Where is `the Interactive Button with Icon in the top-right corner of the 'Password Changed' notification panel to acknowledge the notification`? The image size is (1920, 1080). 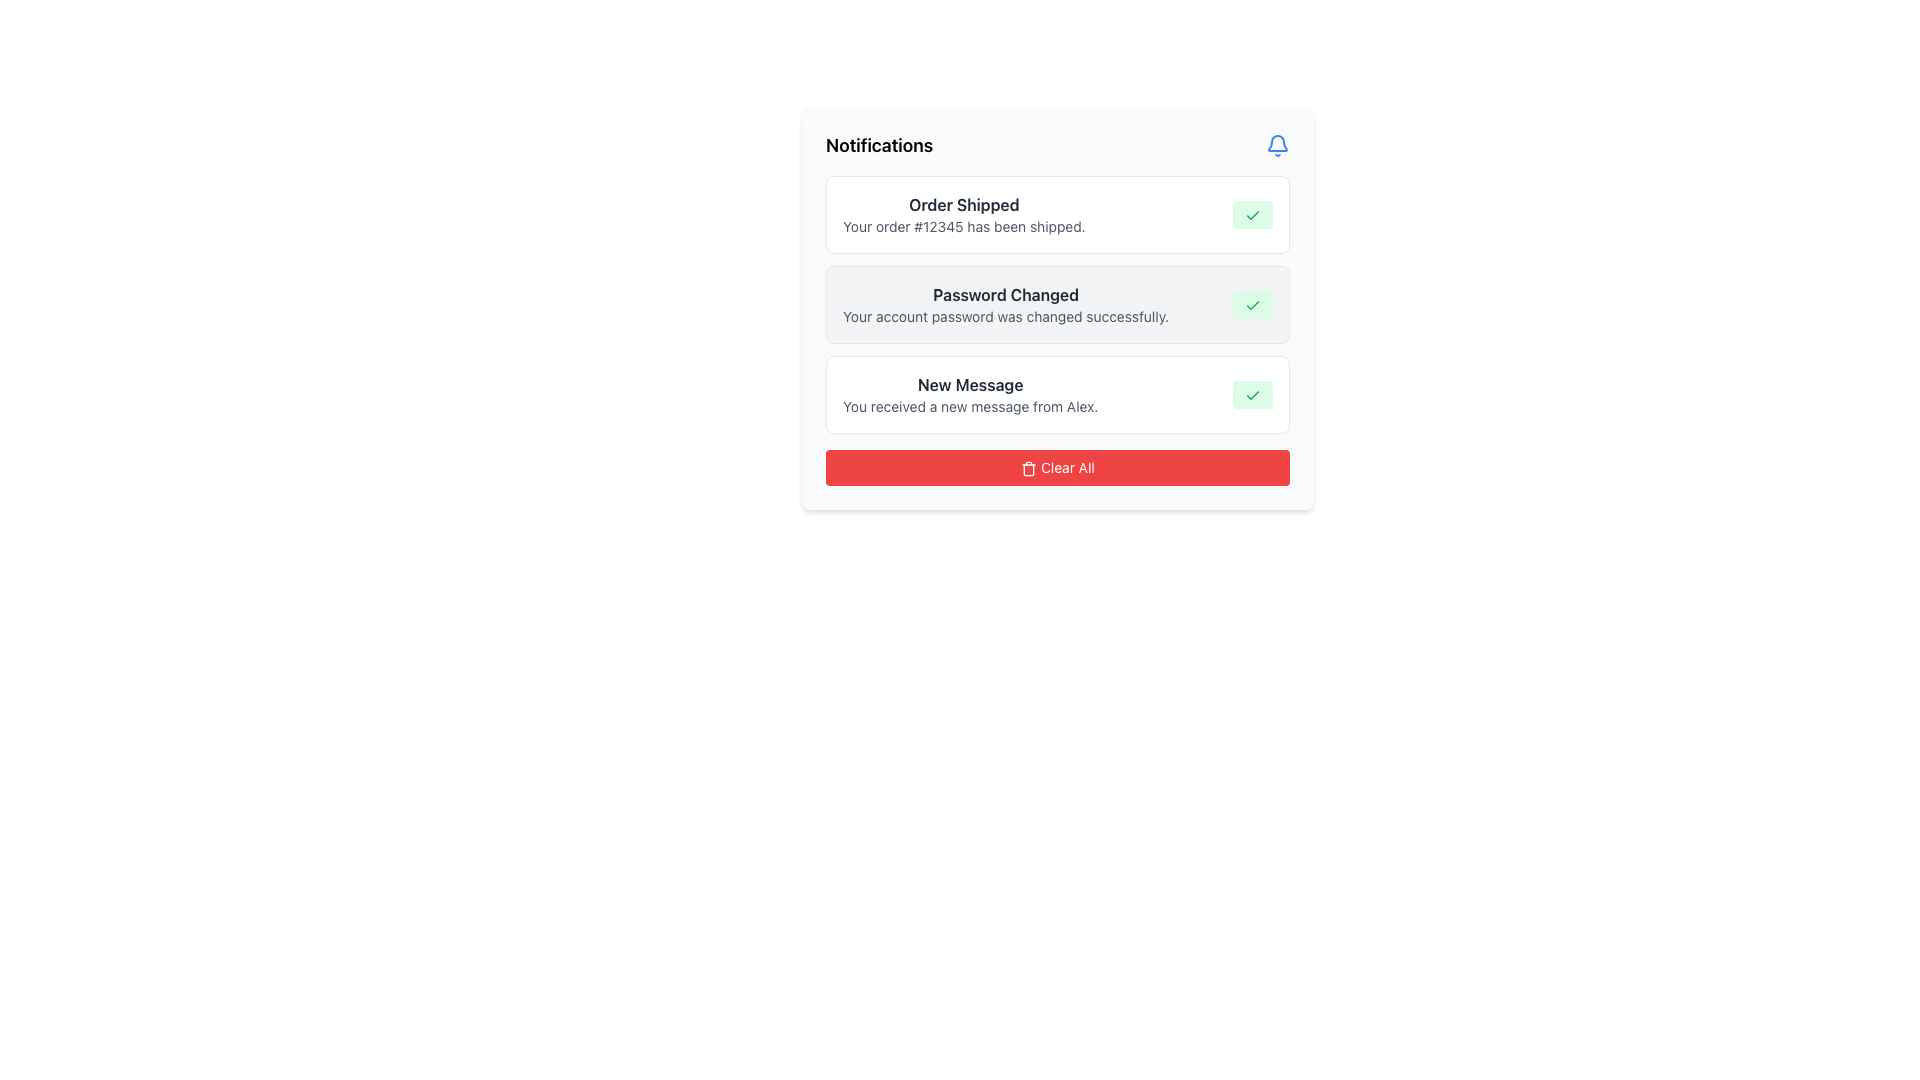
the Interactive Button with Icon in the top-right corner of the 'Password Changed' notification panel to acknowledge the notification is located at coordinates (1251, 304).